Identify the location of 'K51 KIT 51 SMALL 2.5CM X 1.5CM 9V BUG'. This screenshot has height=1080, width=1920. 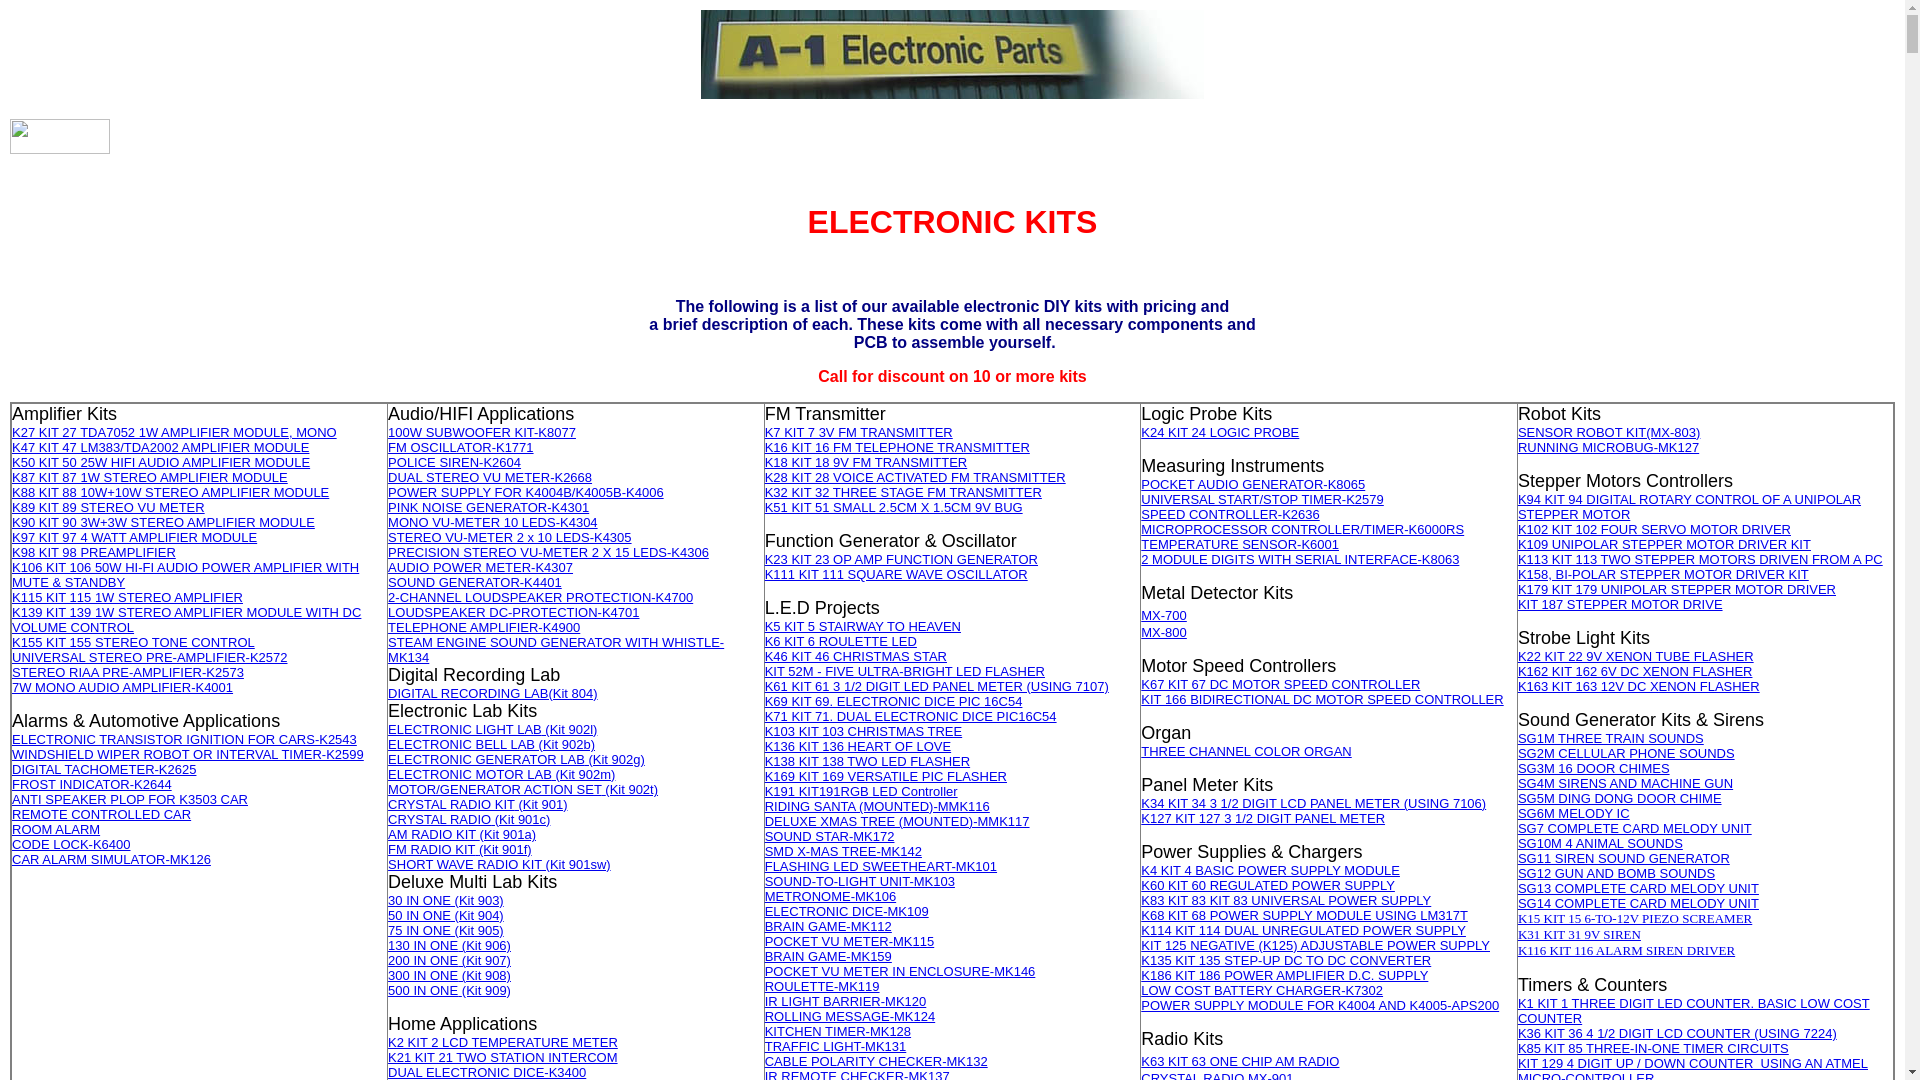
(763, 506).